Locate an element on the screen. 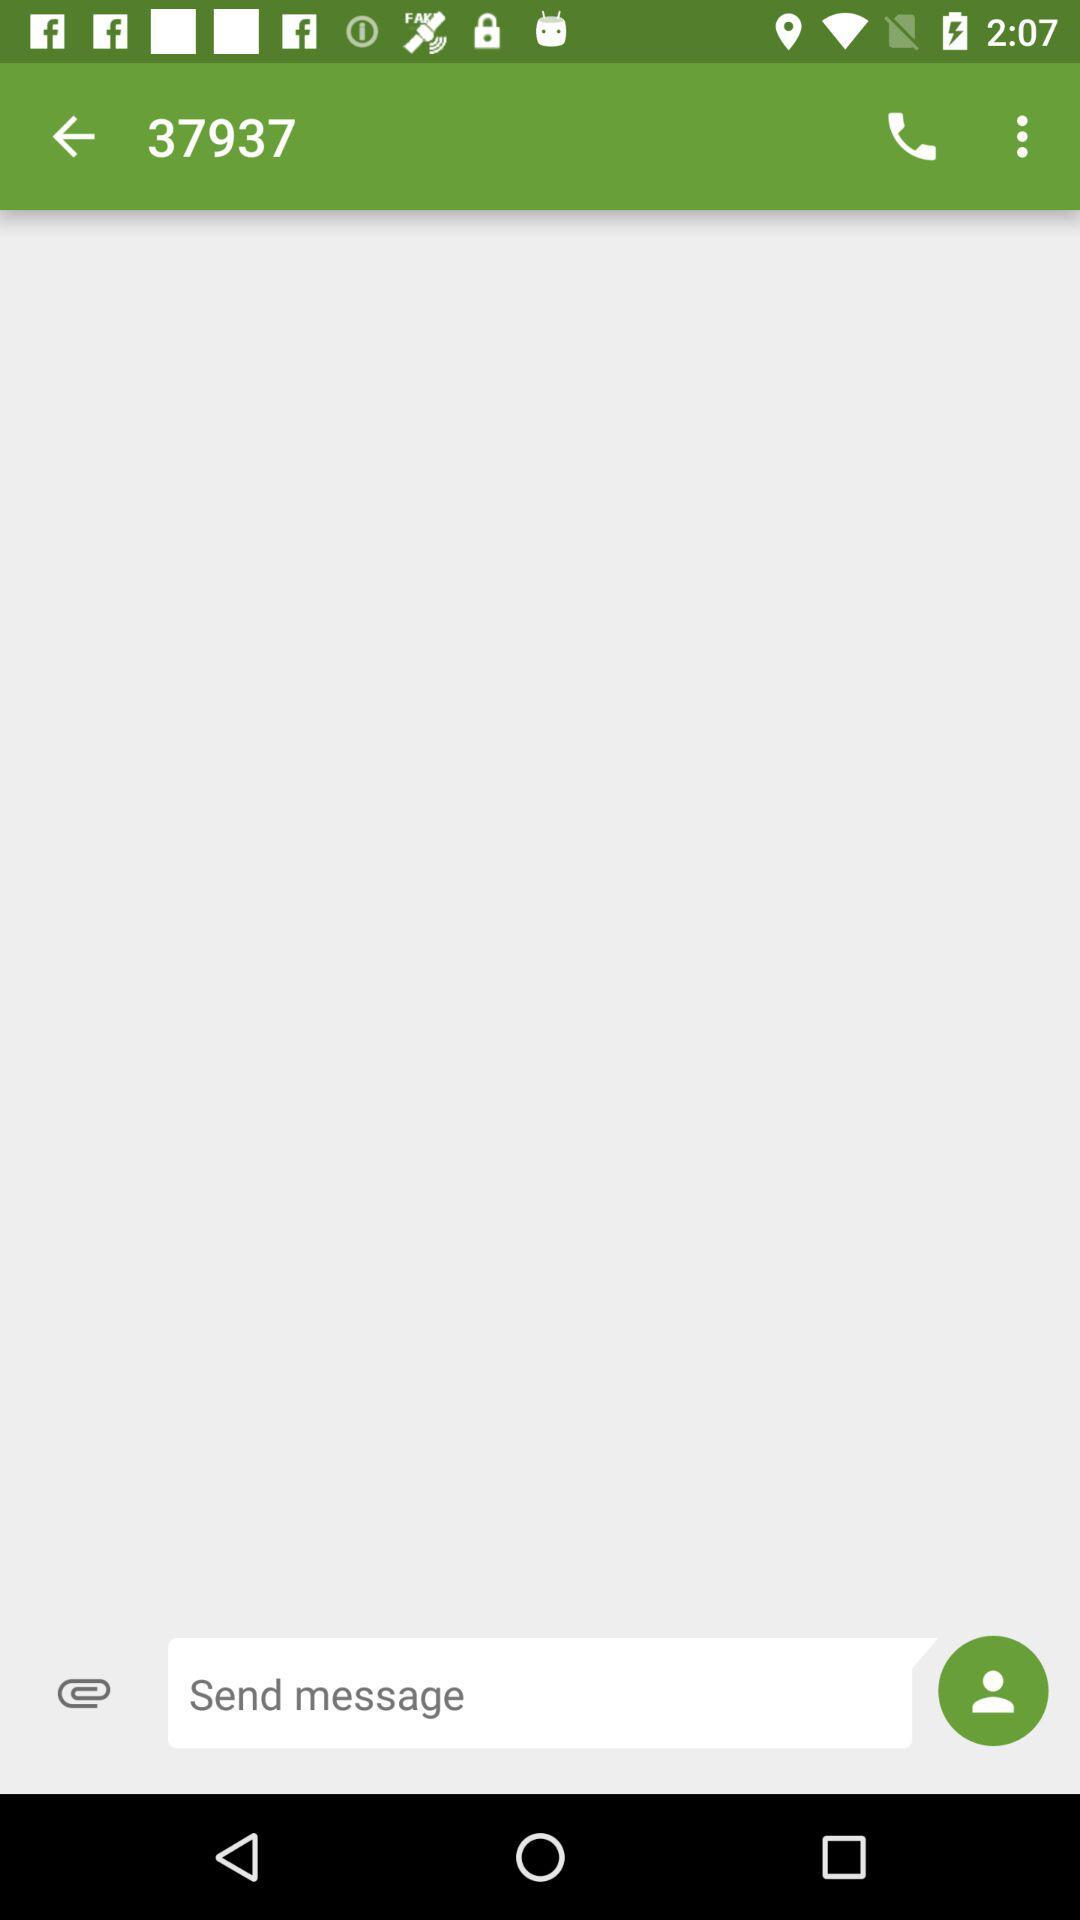  icon to the left of the 37937 icon is located at coordinates (72, 135).